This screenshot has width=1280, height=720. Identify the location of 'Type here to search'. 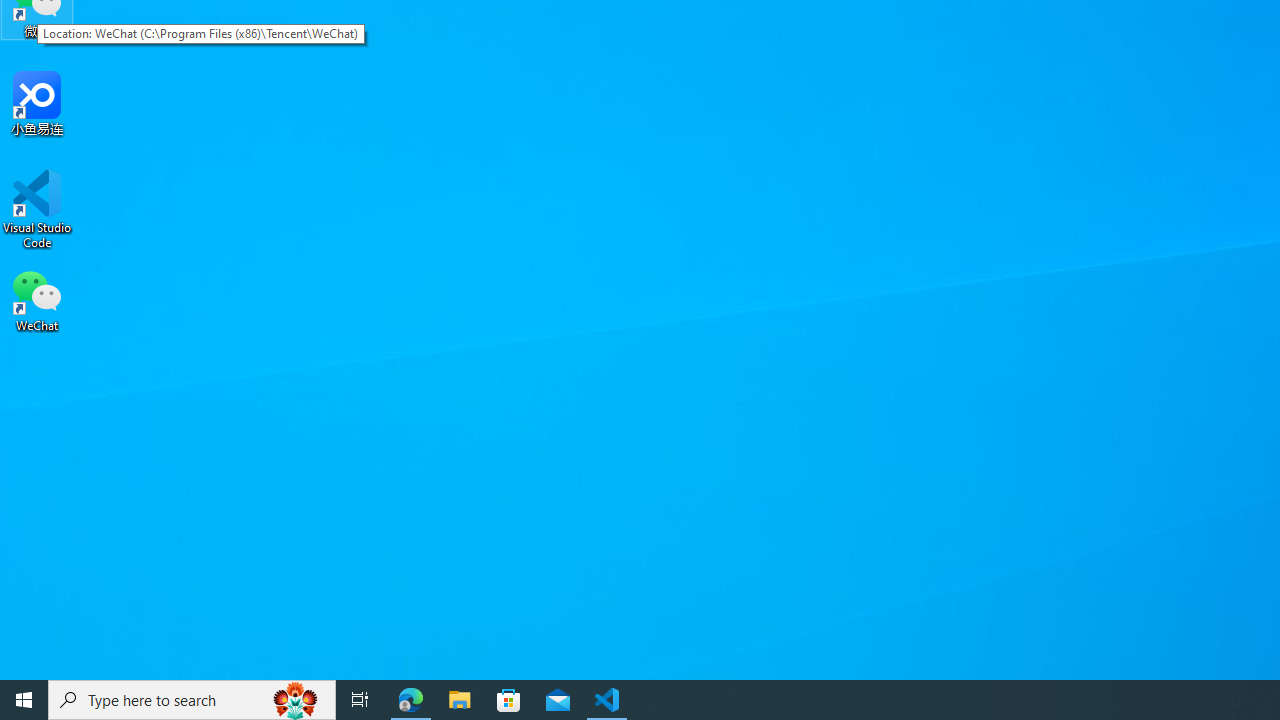
(192, 698).